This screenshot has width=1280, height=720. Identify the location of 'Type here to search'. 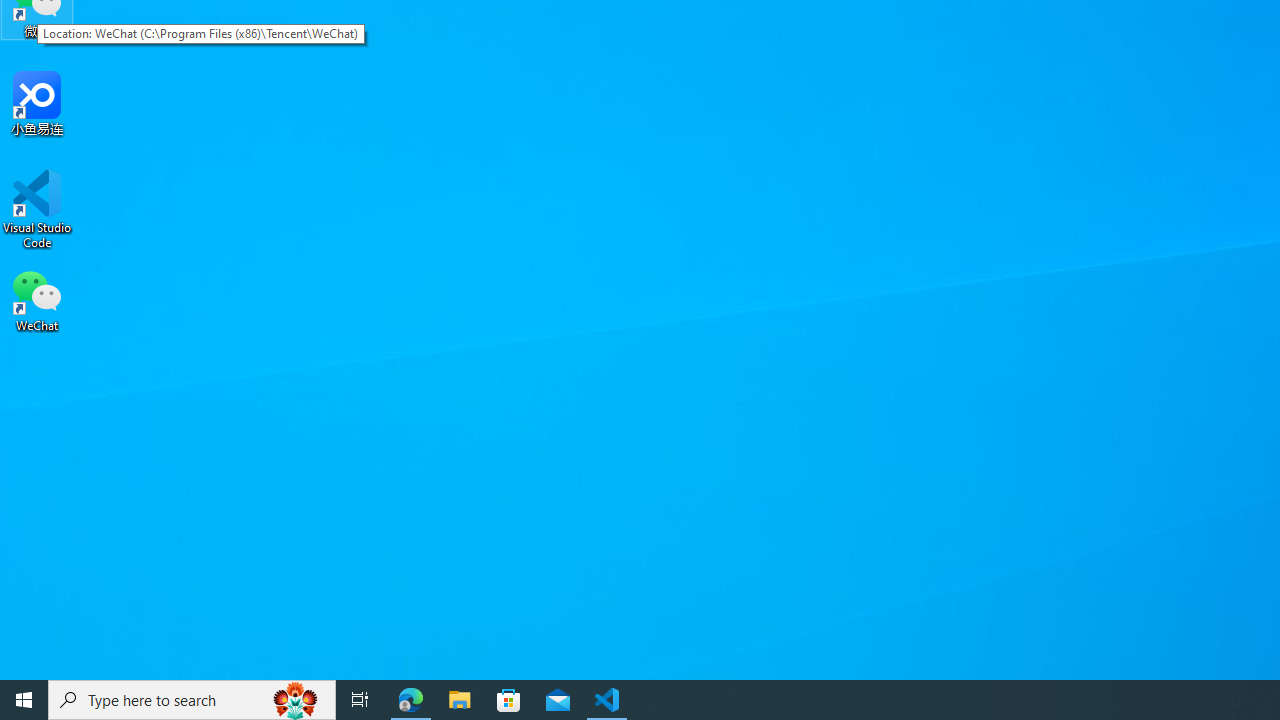
(192, 698).